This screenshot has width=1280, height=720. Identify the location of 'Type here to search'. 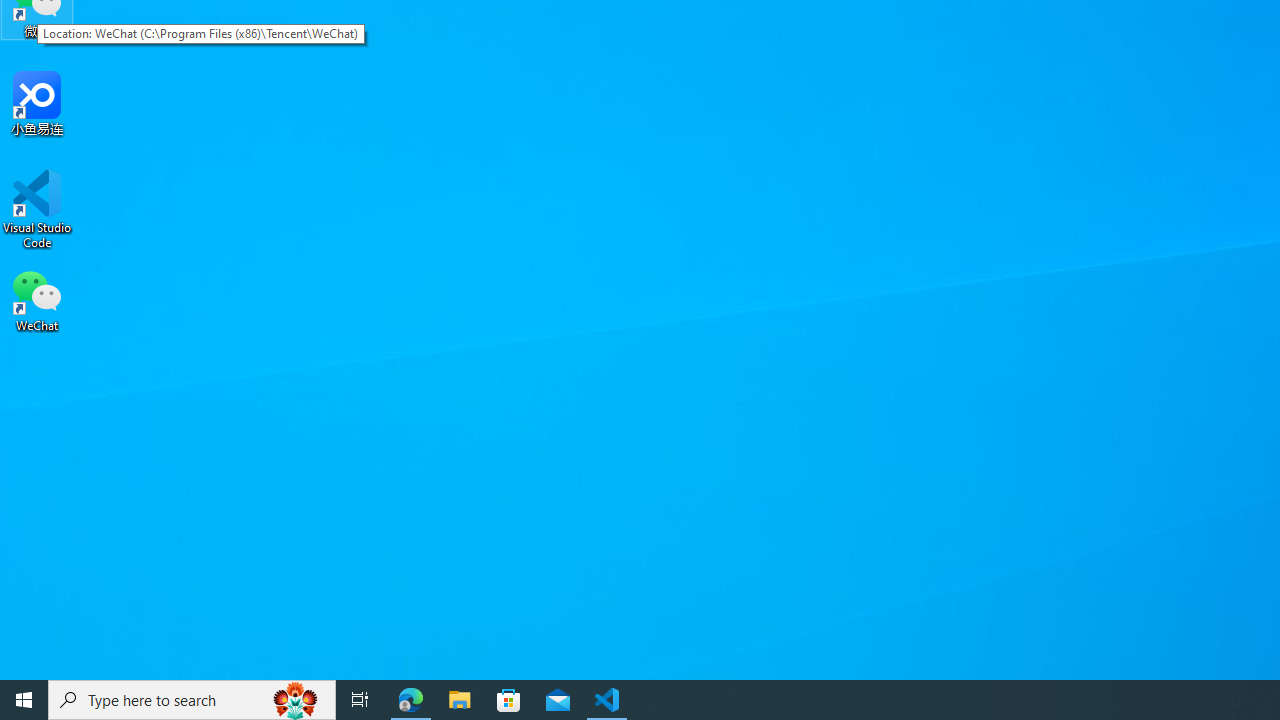
(192, 698).